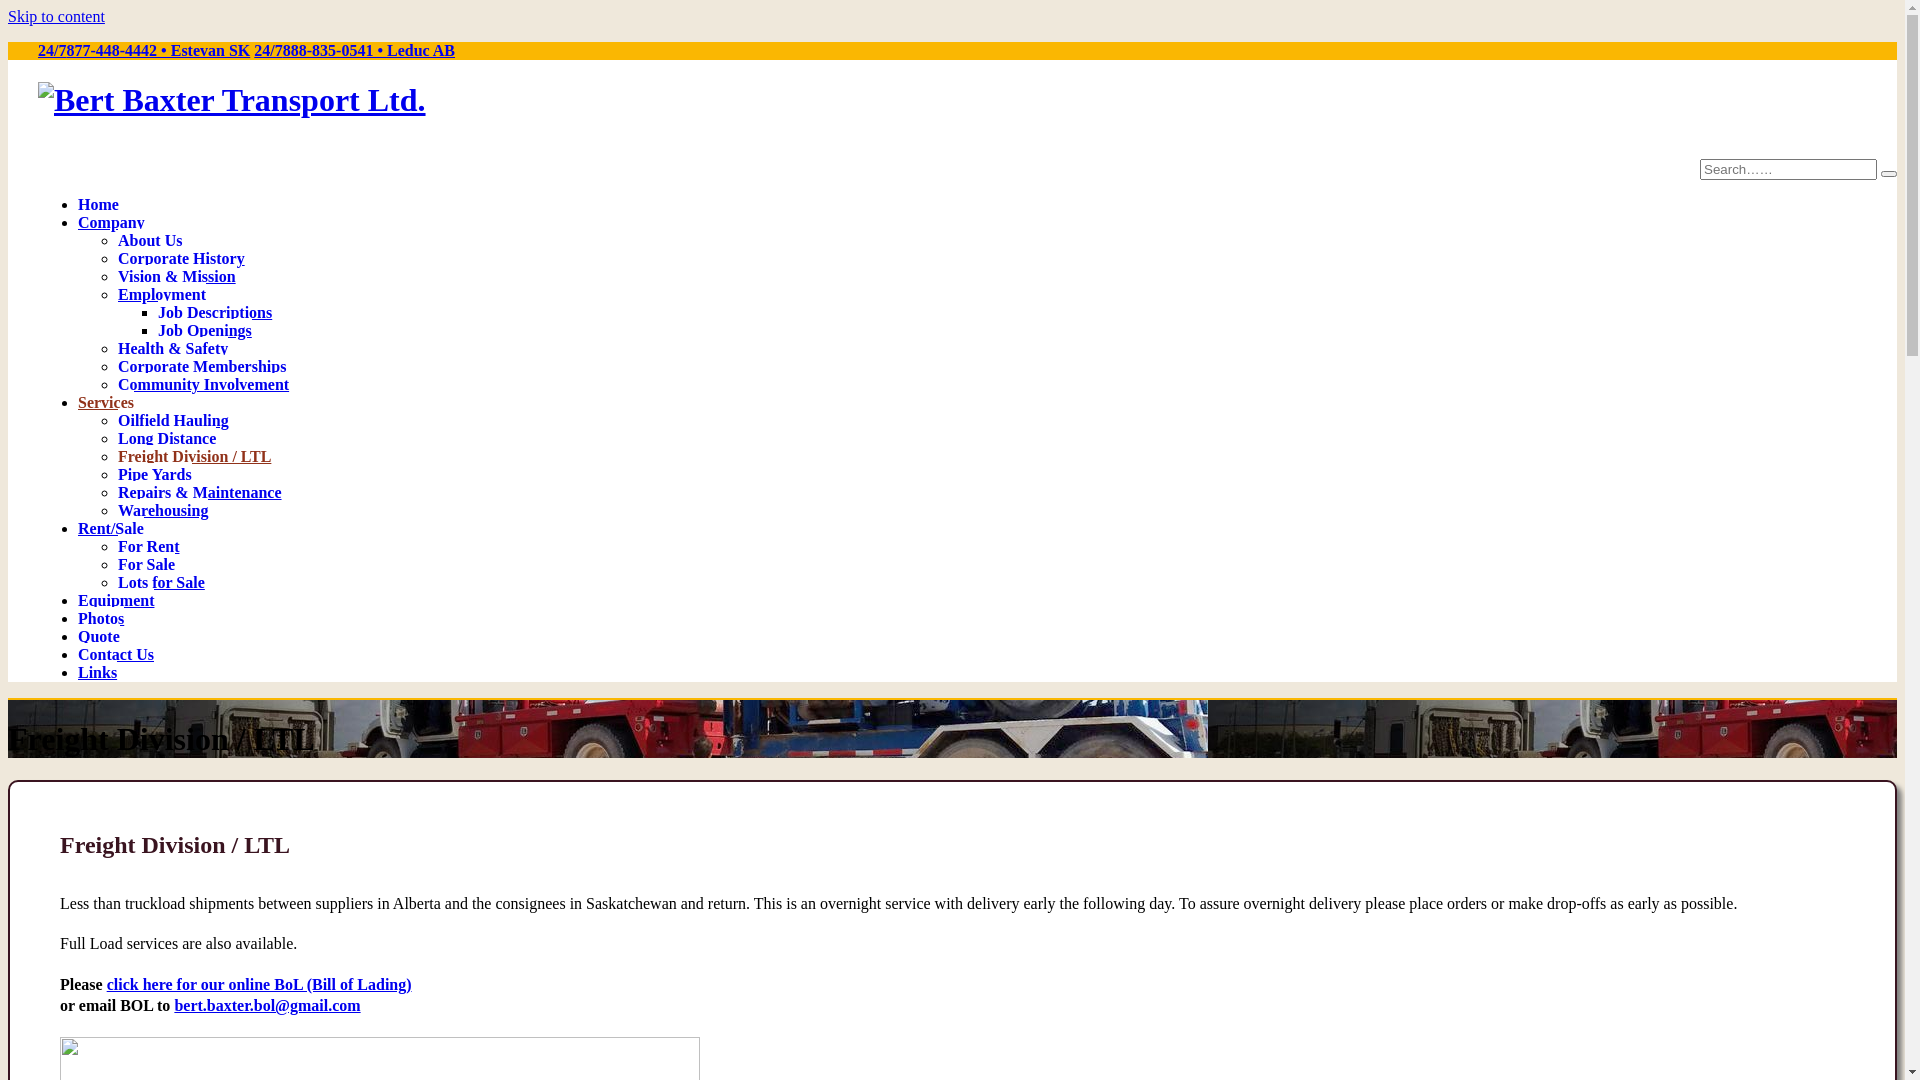 The image size is (1920, 1080). I want to click on 'Oilfield Hauling', so click(173, 418).